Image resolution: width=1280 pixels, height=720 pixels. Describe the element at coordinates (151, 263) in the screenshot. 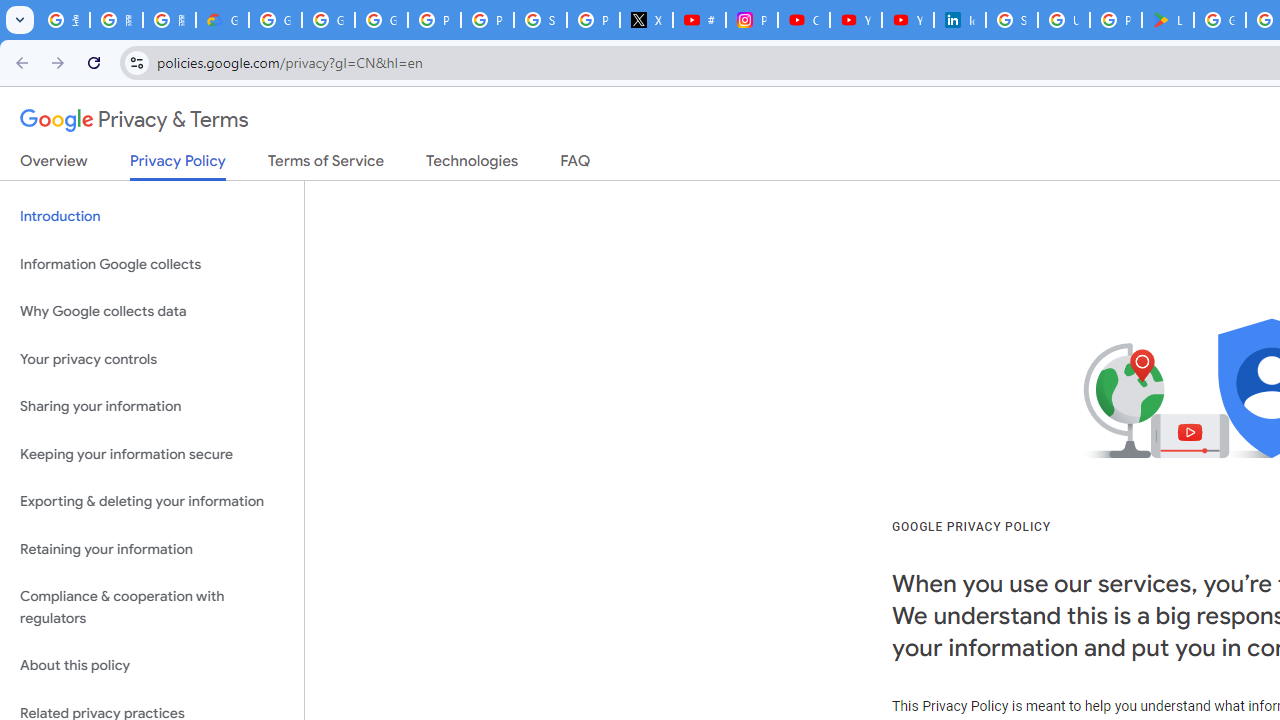

I see `'Information Google collects'` at that location.